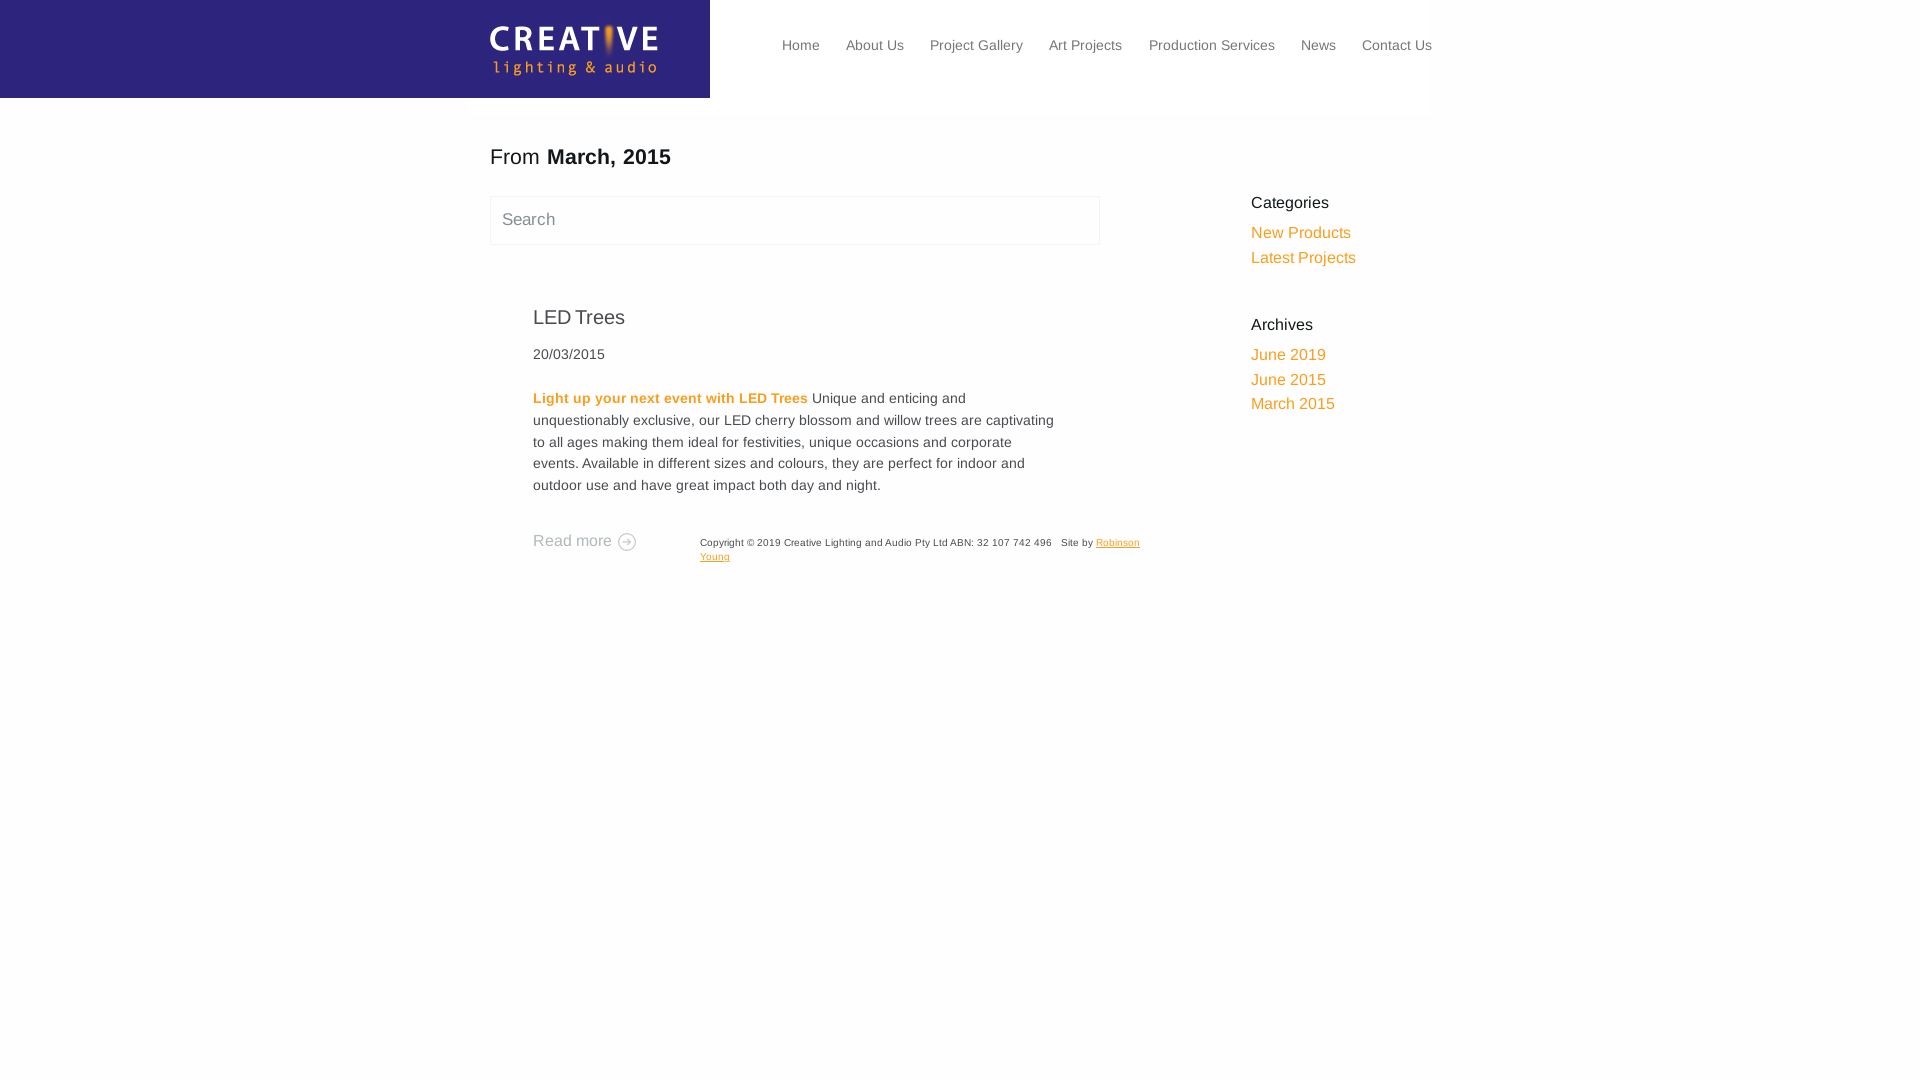 This screenshot has width=1920, height=1080. What do you see at coordinates (845, 45) in the screenshot?
I see `'About Us'` at bounding box center [845, 45].